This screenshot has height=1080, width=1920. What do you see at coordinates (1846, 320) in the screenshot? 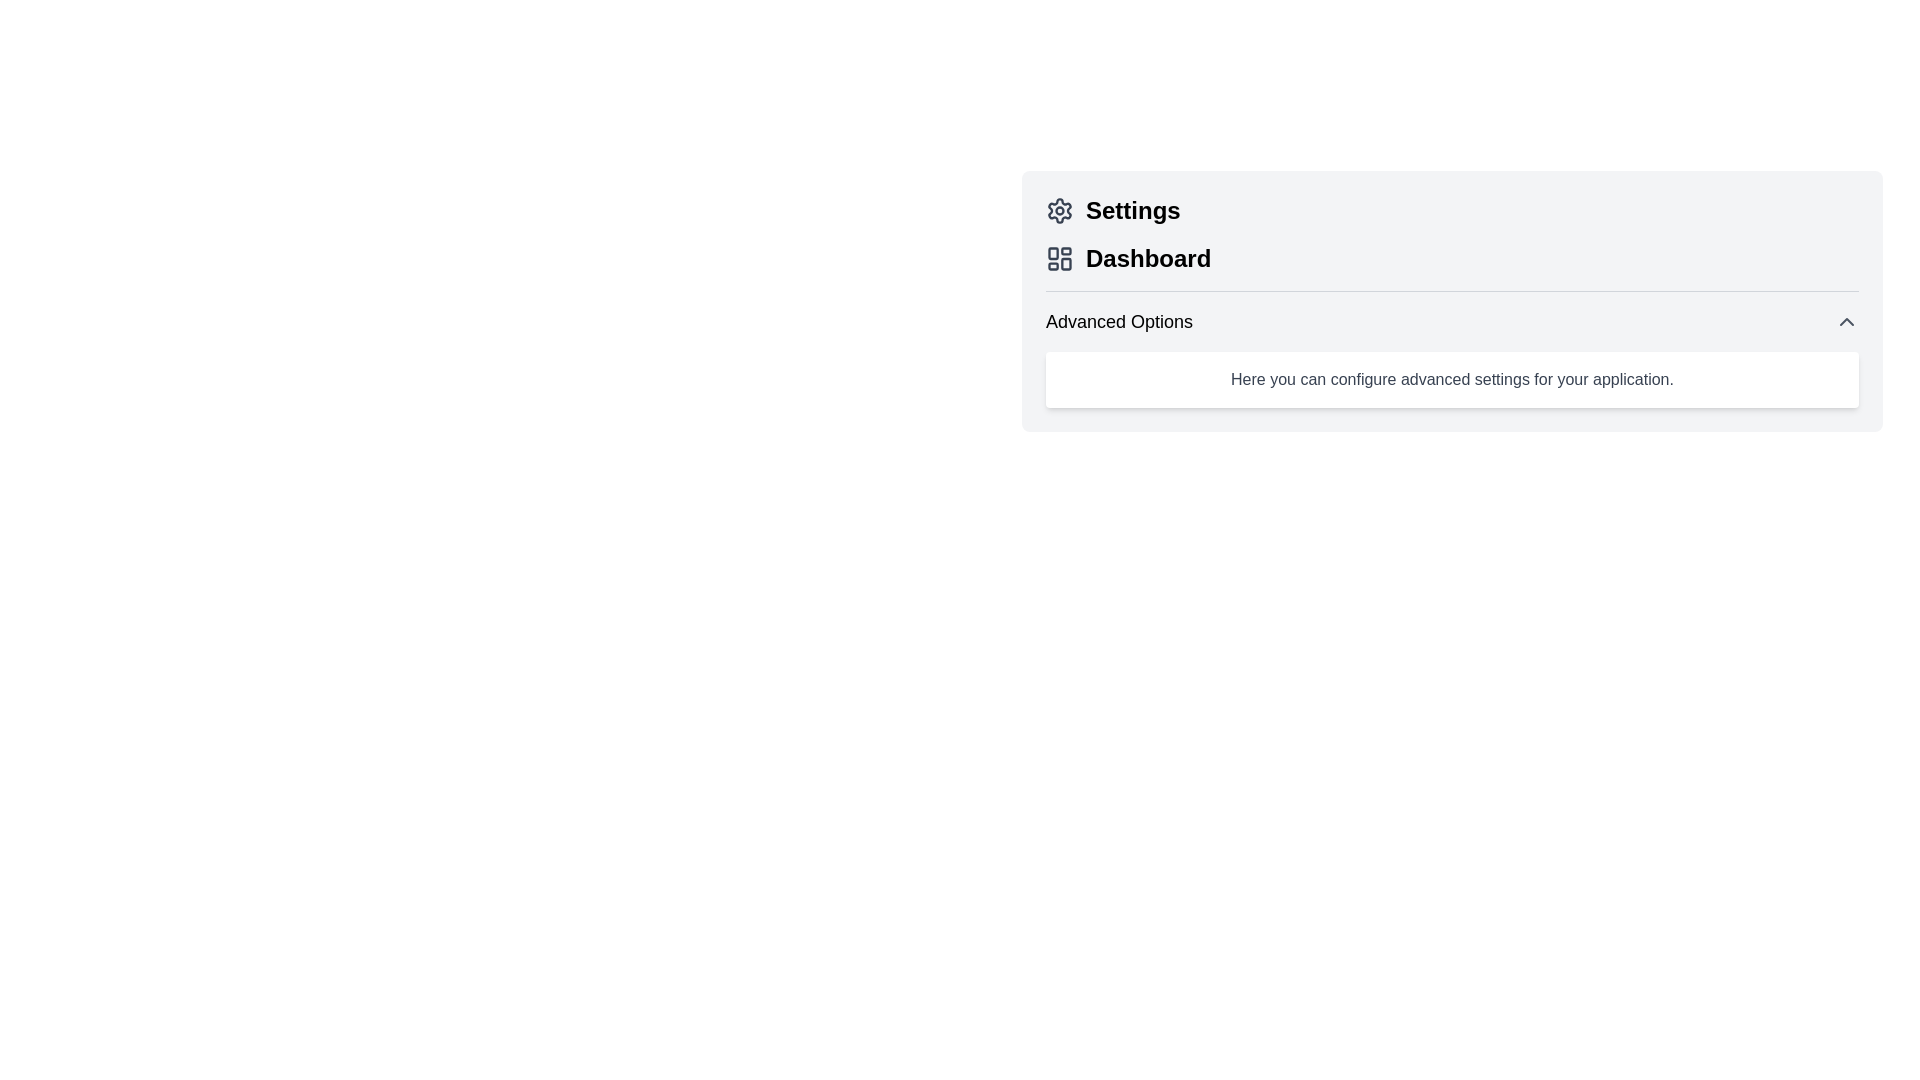
I see `the small up arrow icon button located at the right-hand side of the 'Advanced Options' section` at bounding box center [1846, 320].